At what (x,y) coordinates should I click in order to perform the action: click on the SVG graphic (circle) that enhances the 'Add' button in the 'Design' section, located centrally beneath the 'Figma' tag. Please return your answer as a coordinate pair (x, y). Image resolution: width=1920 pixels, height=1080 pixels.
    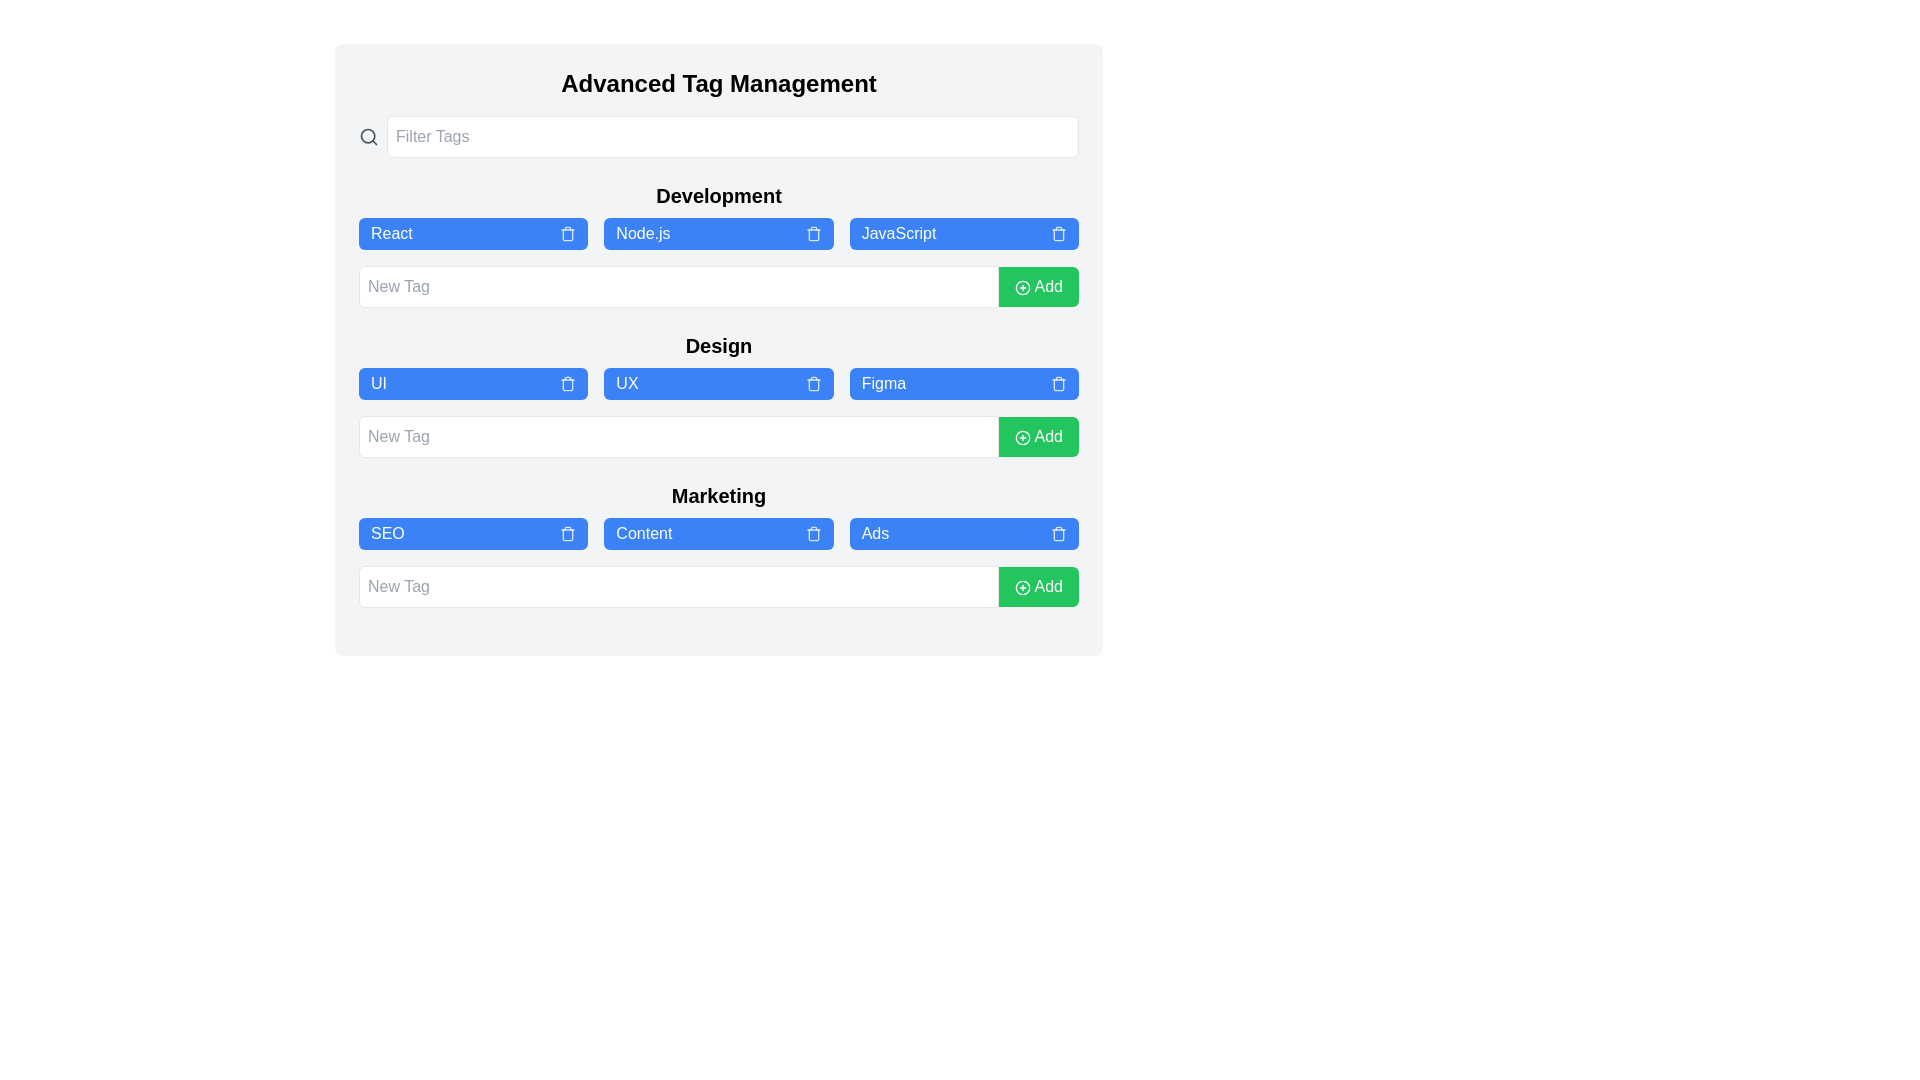
    Looking at the image, I should click on (1022, 436).